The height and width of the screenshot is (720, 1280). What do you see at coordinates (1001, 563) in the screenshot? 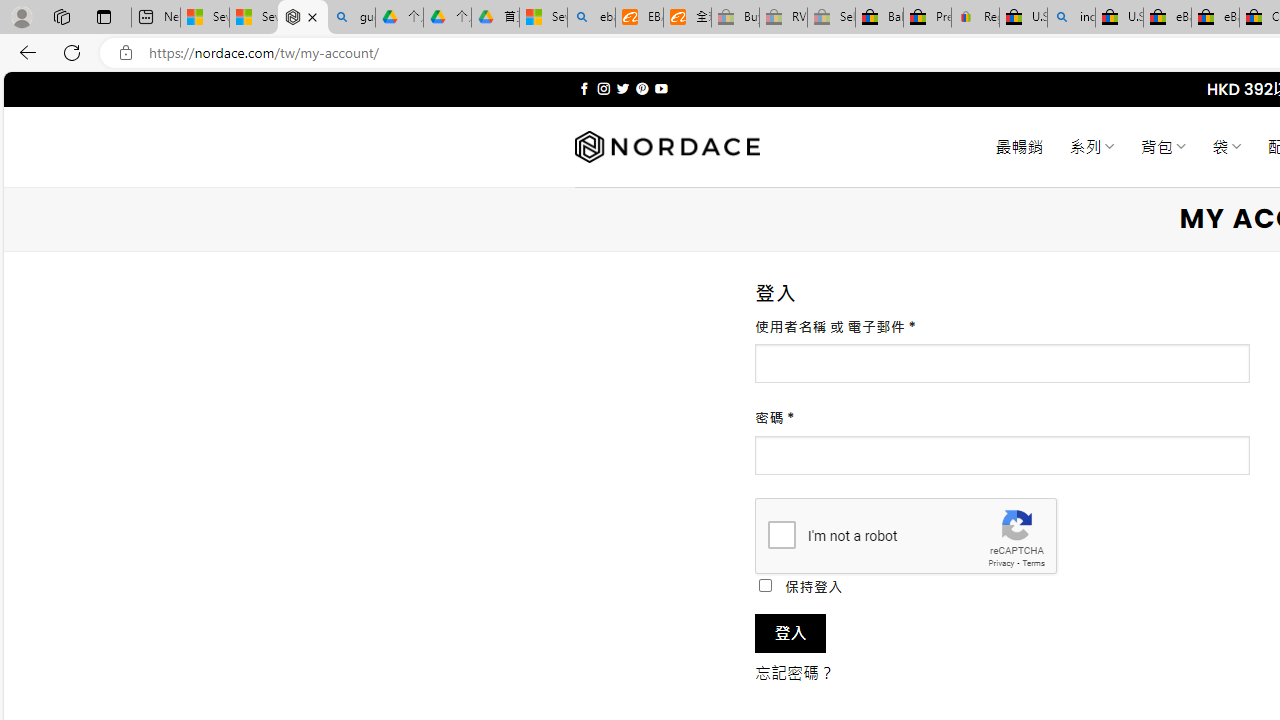
I see `'Privacy'` at bounding box center [1001, 563].